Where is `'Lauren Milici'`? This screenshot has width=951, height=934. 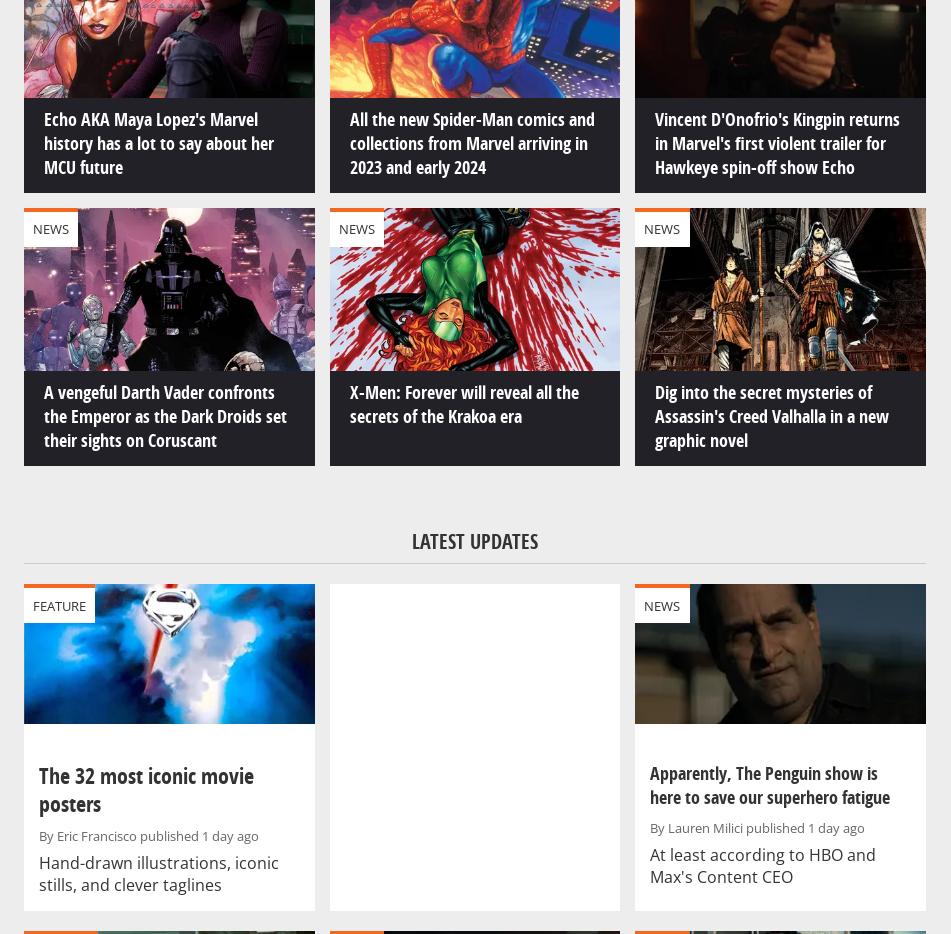
'Lauren Milici' is located at coordinates (666, 827).